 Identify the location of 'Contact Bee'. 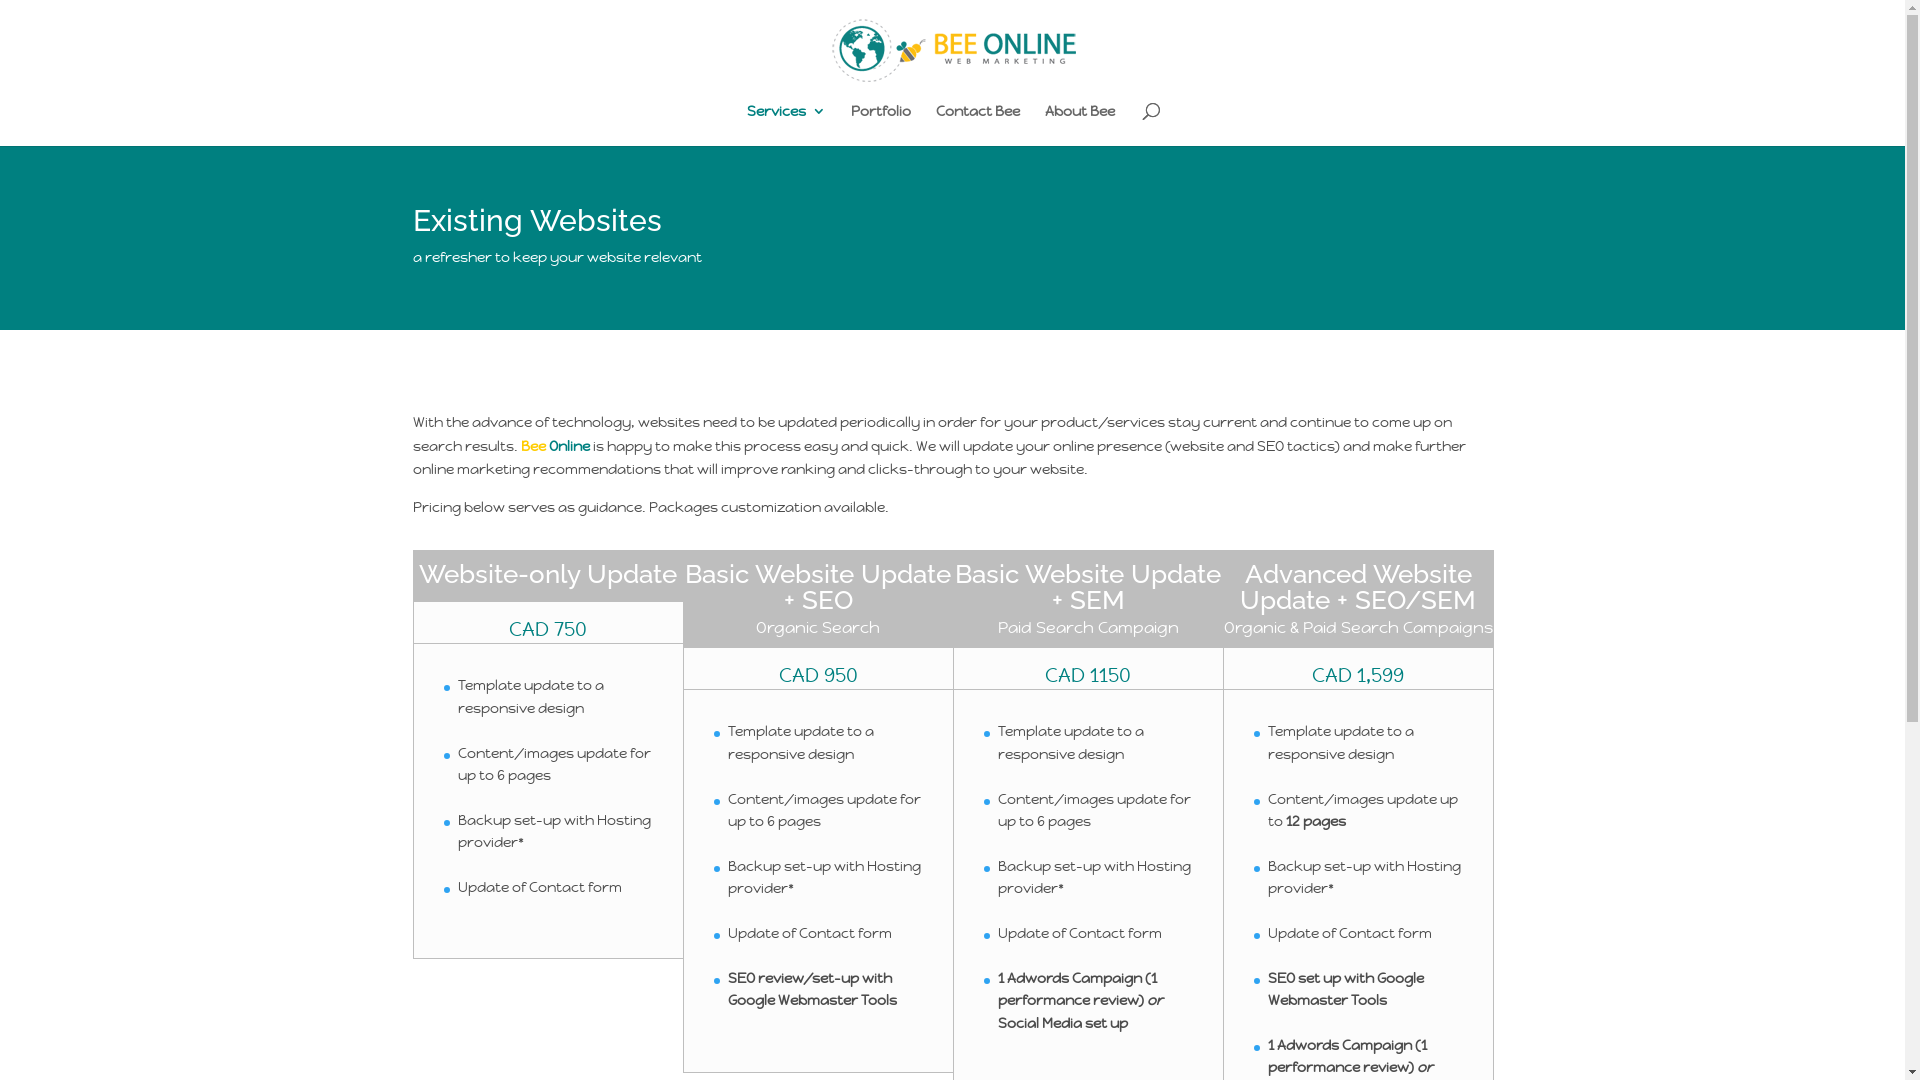
(978, 124).